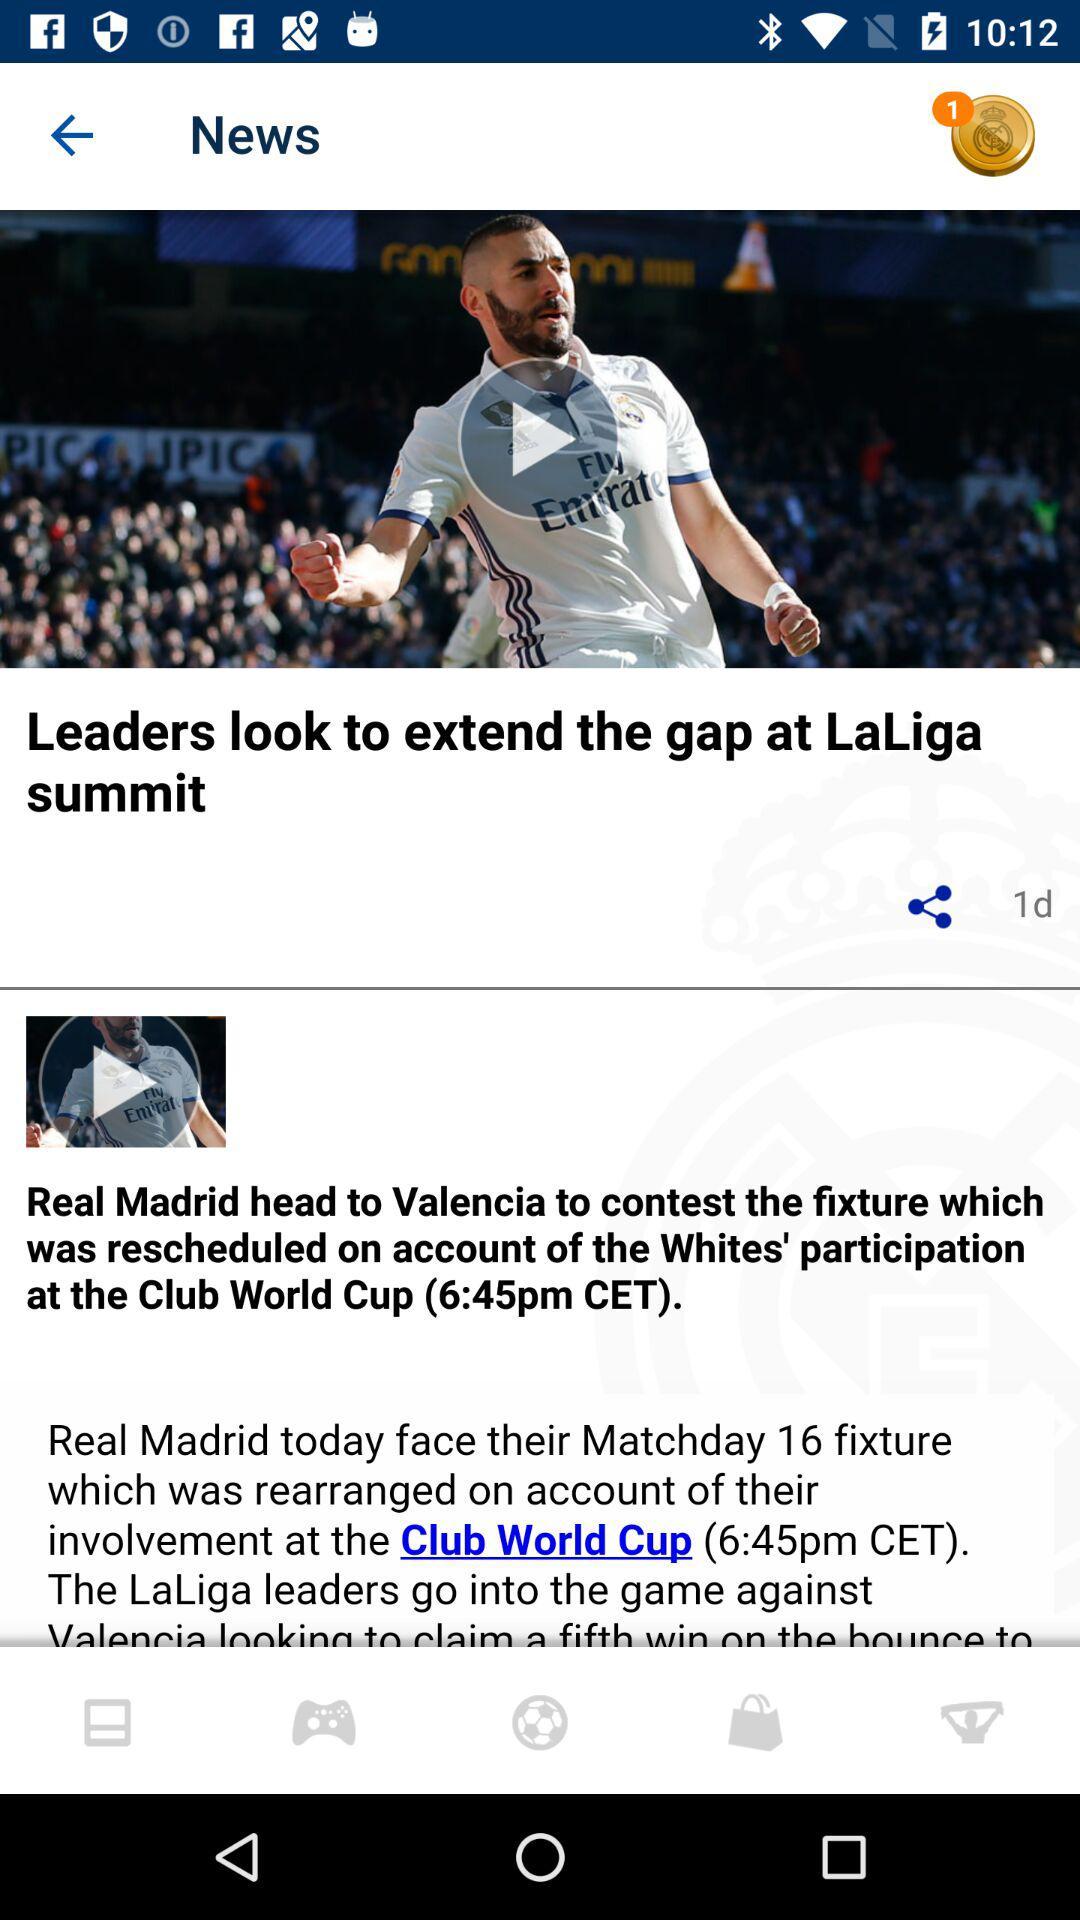 This screenshot has height=1920, width=1080. Describe the element at coordinates (323, 1719) in the screenshot. I see `the bookmark icon` at that location.